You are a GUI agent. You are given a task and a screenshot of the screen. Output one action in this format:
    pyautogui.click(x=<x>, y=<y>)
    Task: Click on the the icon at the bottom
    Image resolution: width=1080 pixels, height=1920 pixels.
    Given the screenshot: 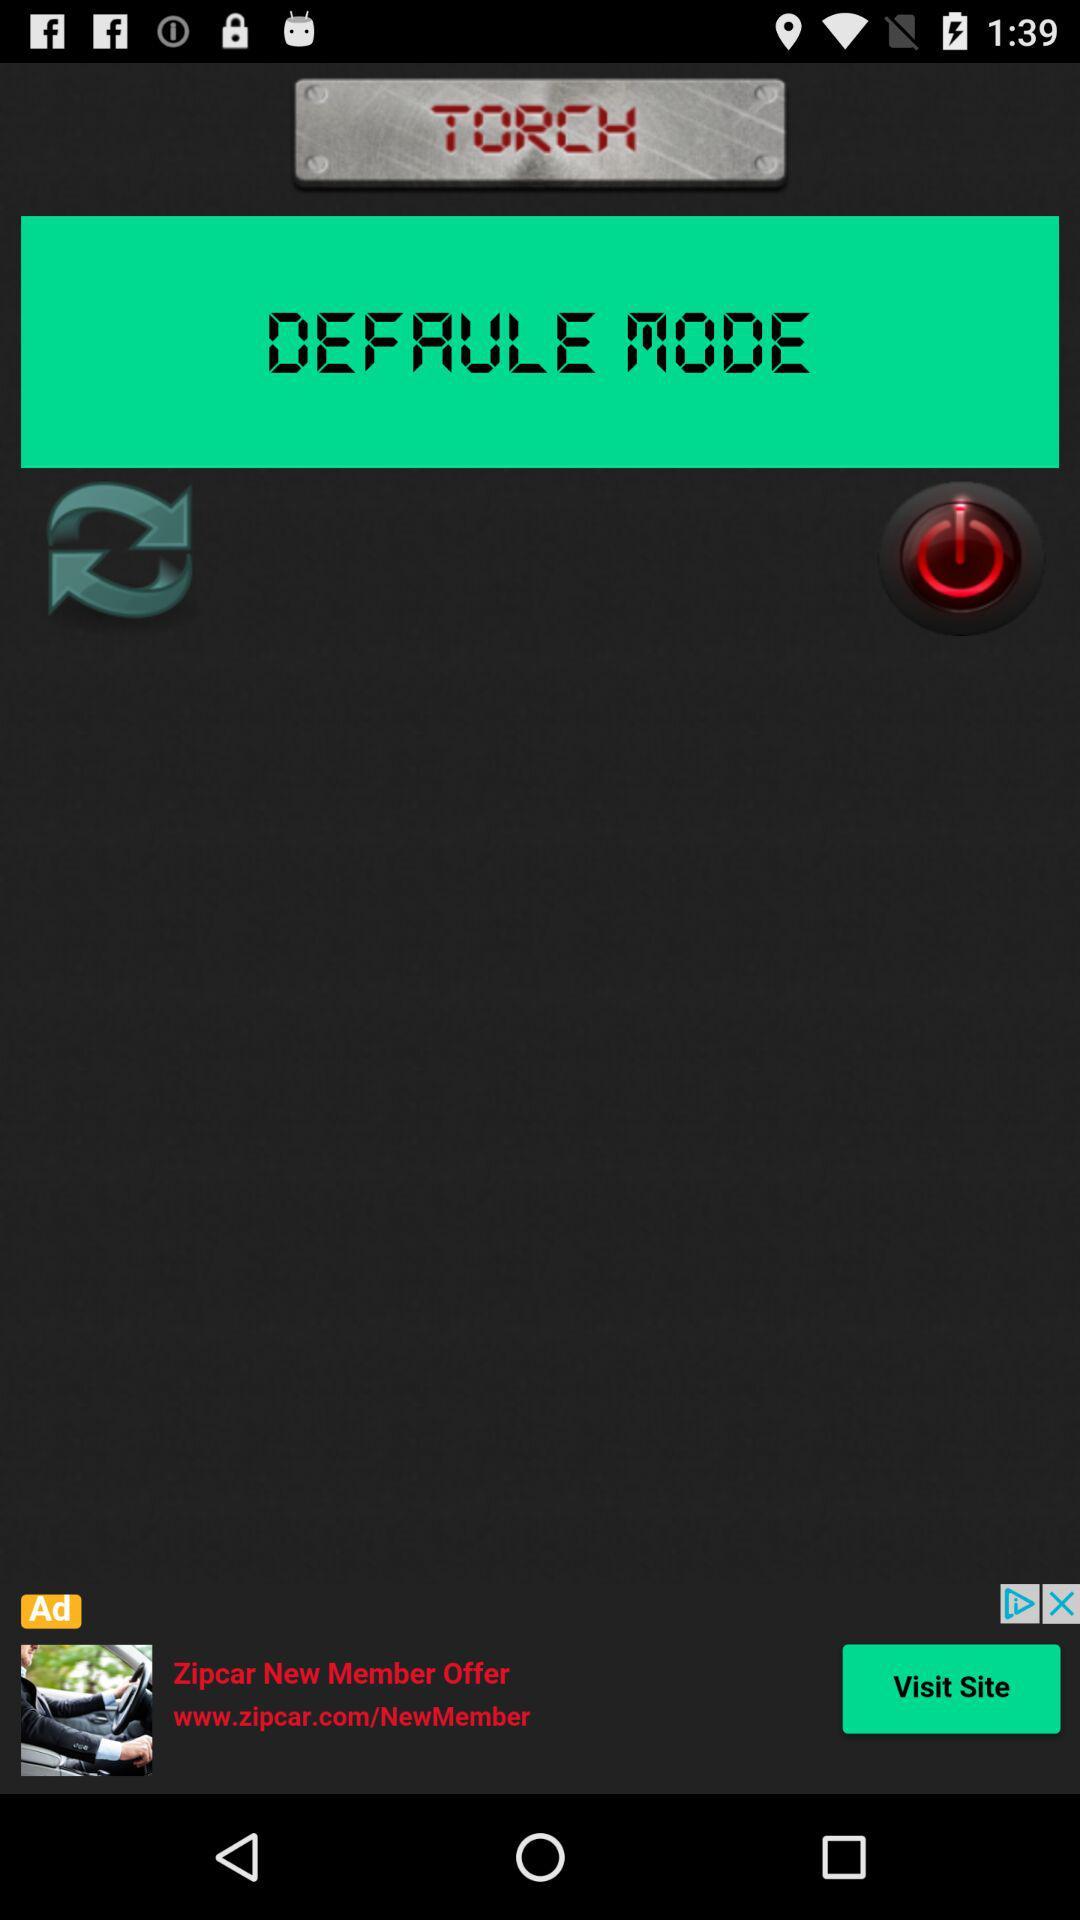 What is the action you would take?
    pyautogui.click(x=540, y=1688)
    